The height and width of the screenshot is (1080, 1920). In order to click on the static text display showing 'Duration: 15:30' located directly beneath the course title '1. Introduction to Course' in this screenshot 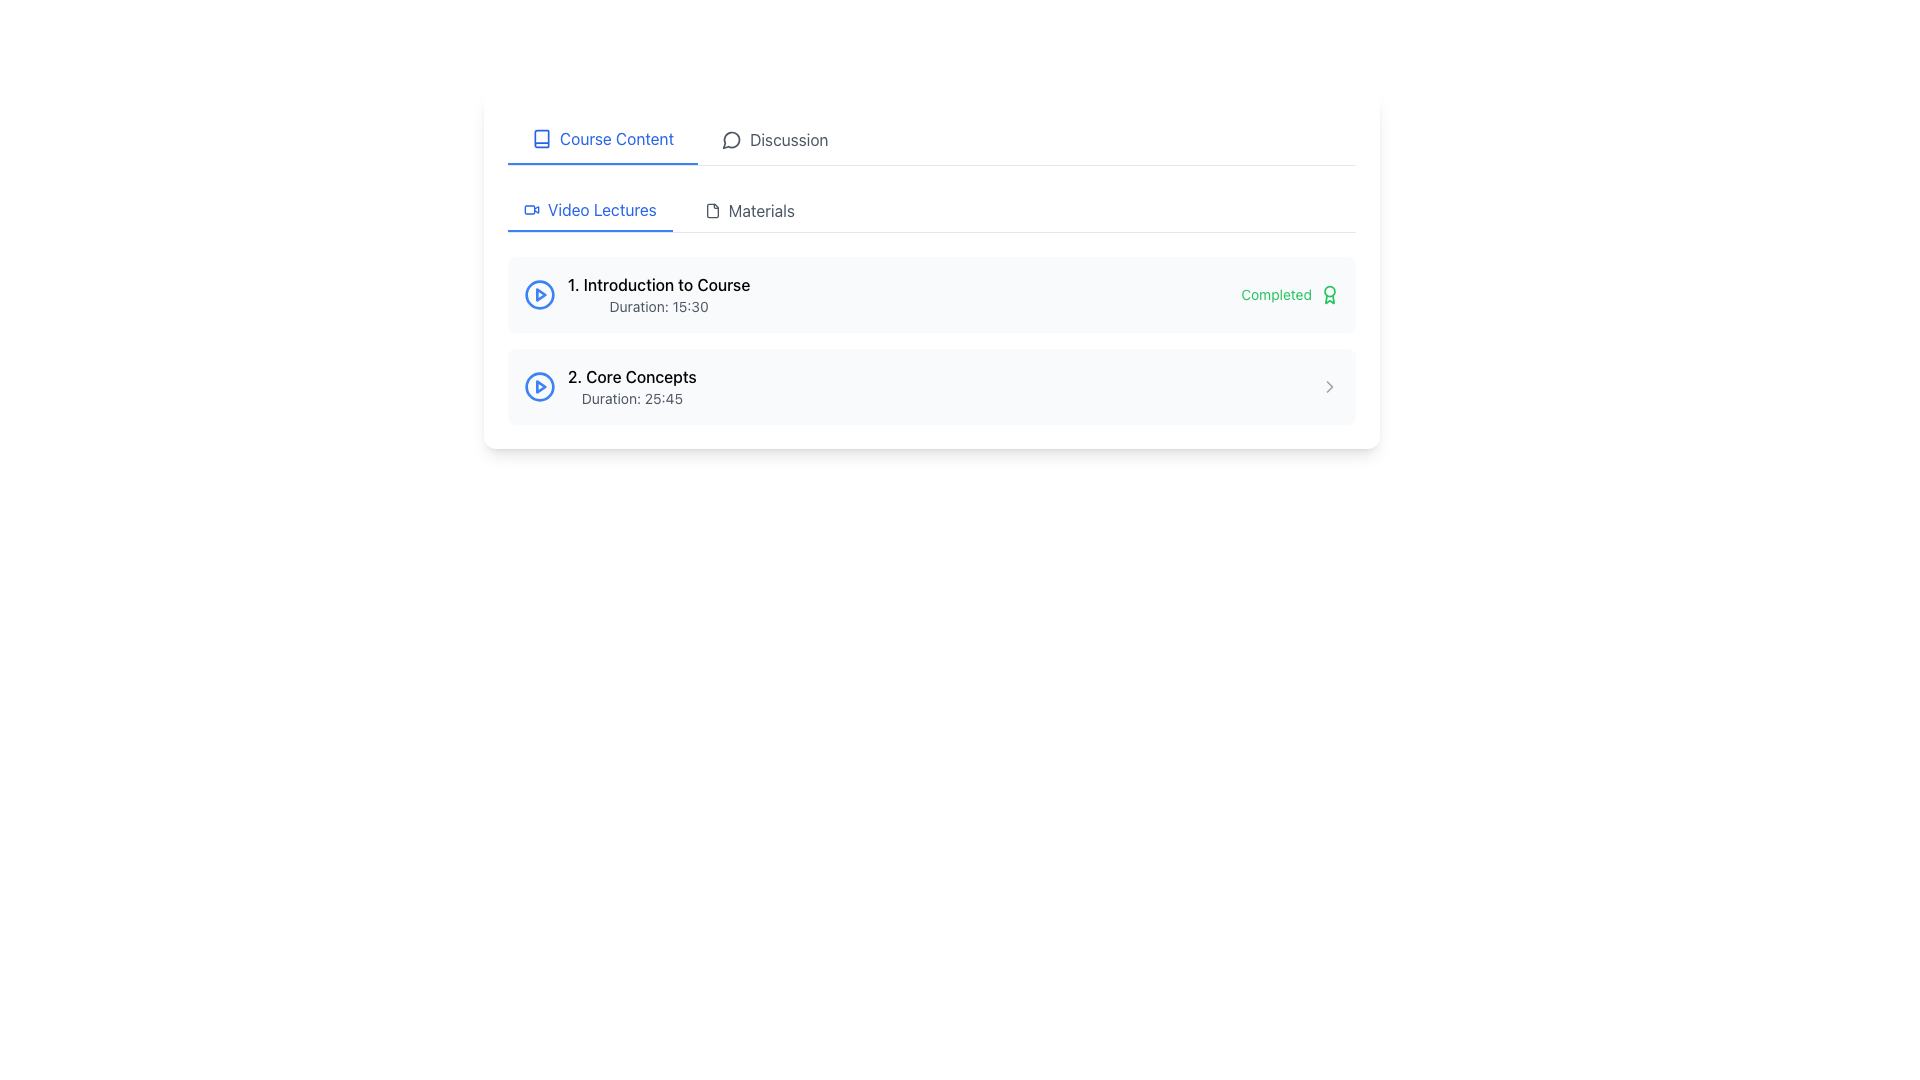, I will do `click(659, 307)`.